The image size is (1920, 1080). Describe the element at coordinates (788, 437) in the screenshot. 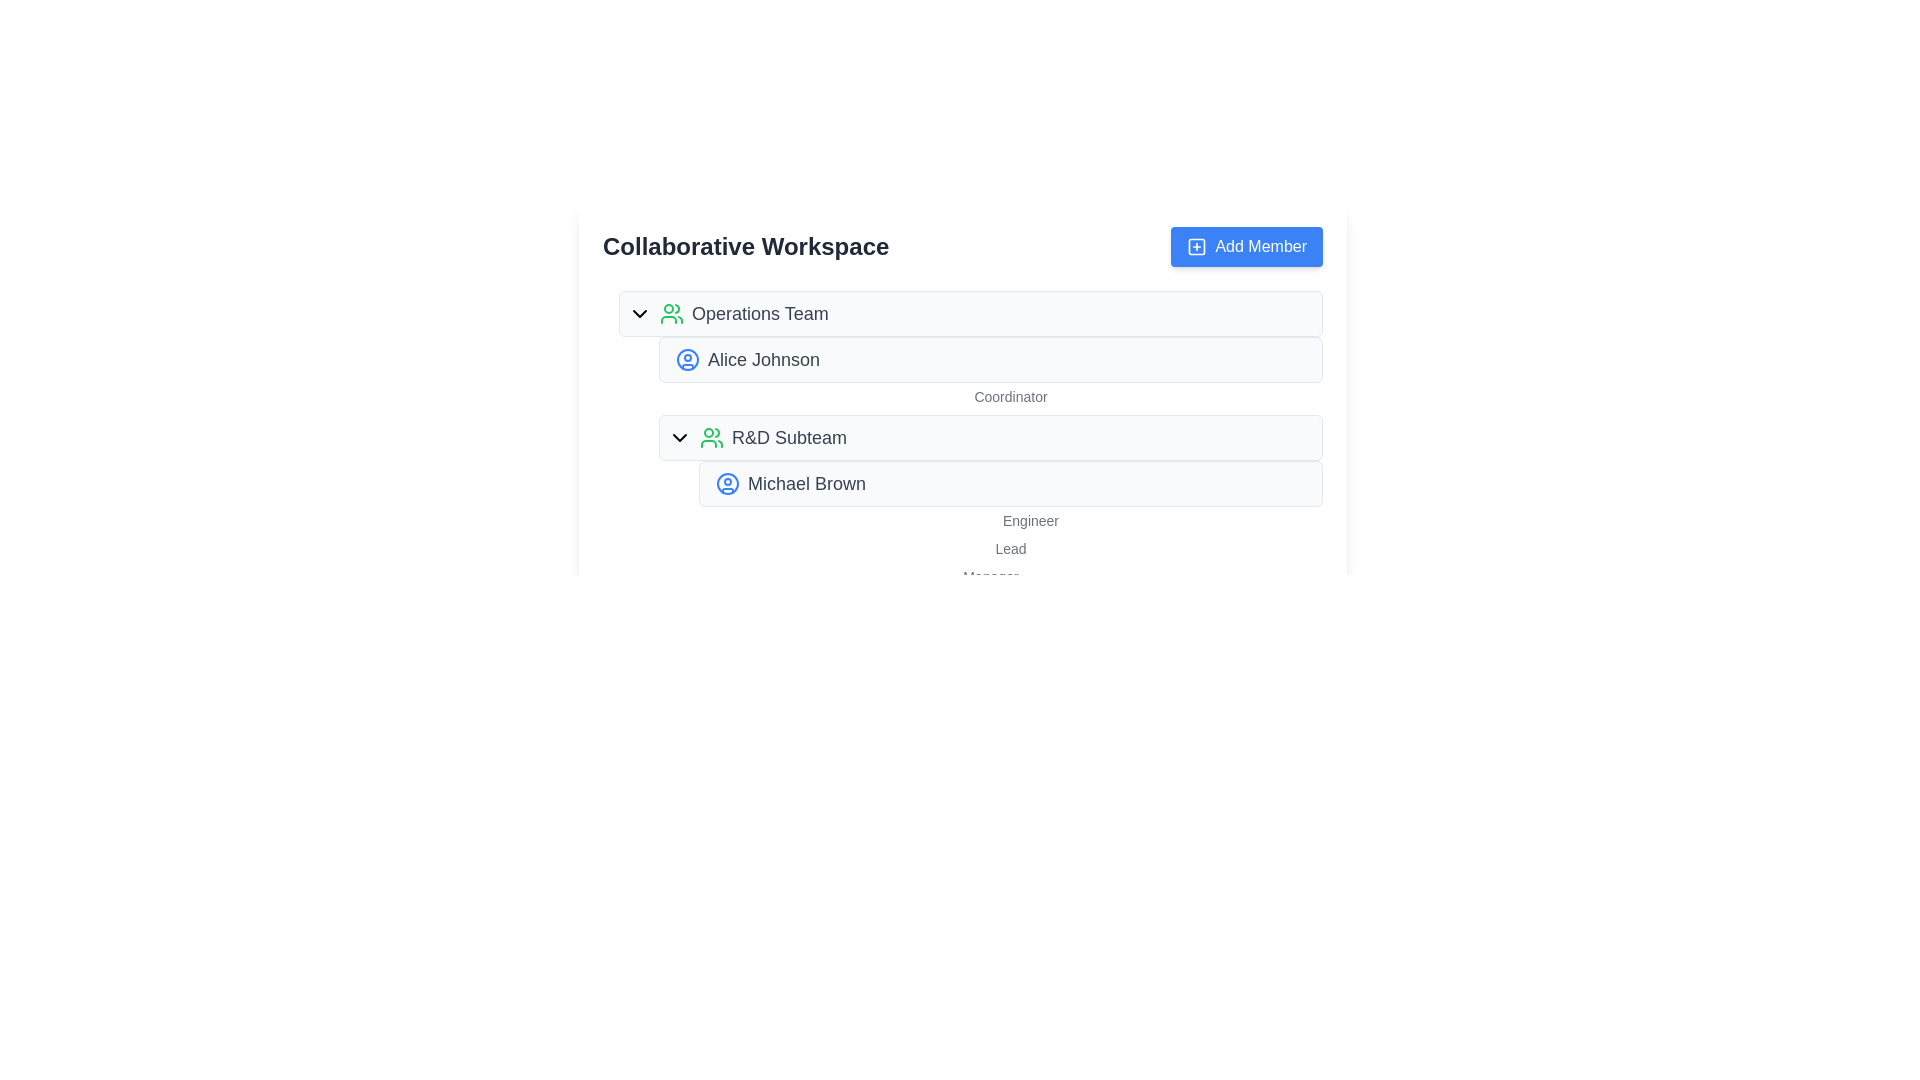

I see `text label indicating the 'R&D Subteam', which is positioned to the right of a user icon in the hierarchical team structure` at that location.